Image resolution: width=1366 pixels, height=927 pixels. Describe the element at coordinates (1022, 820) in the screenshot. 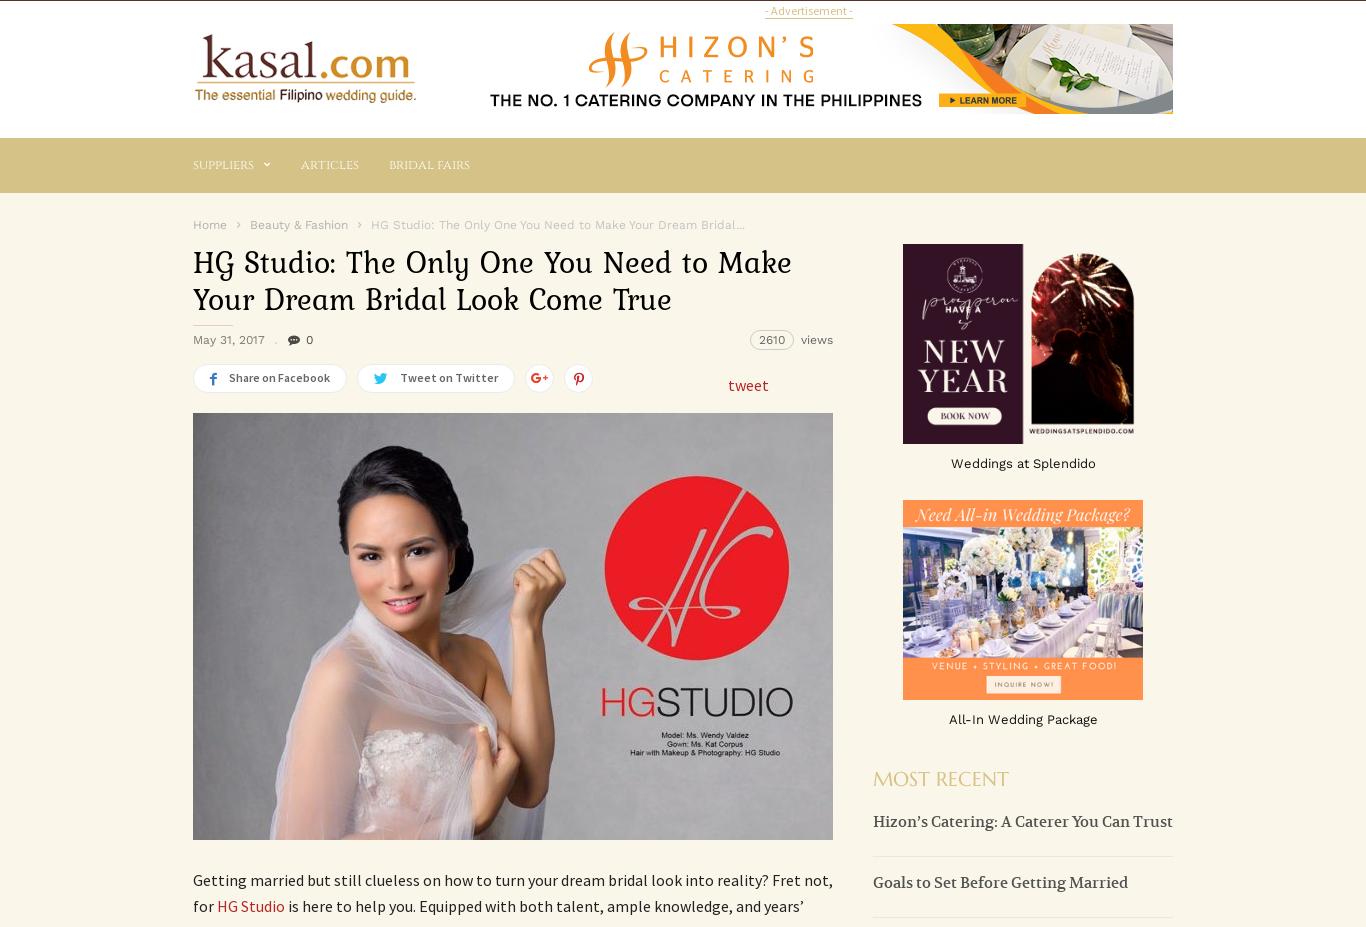

I see `'Hizon’s Catering: A Caterer You Can Trust'` at that location.